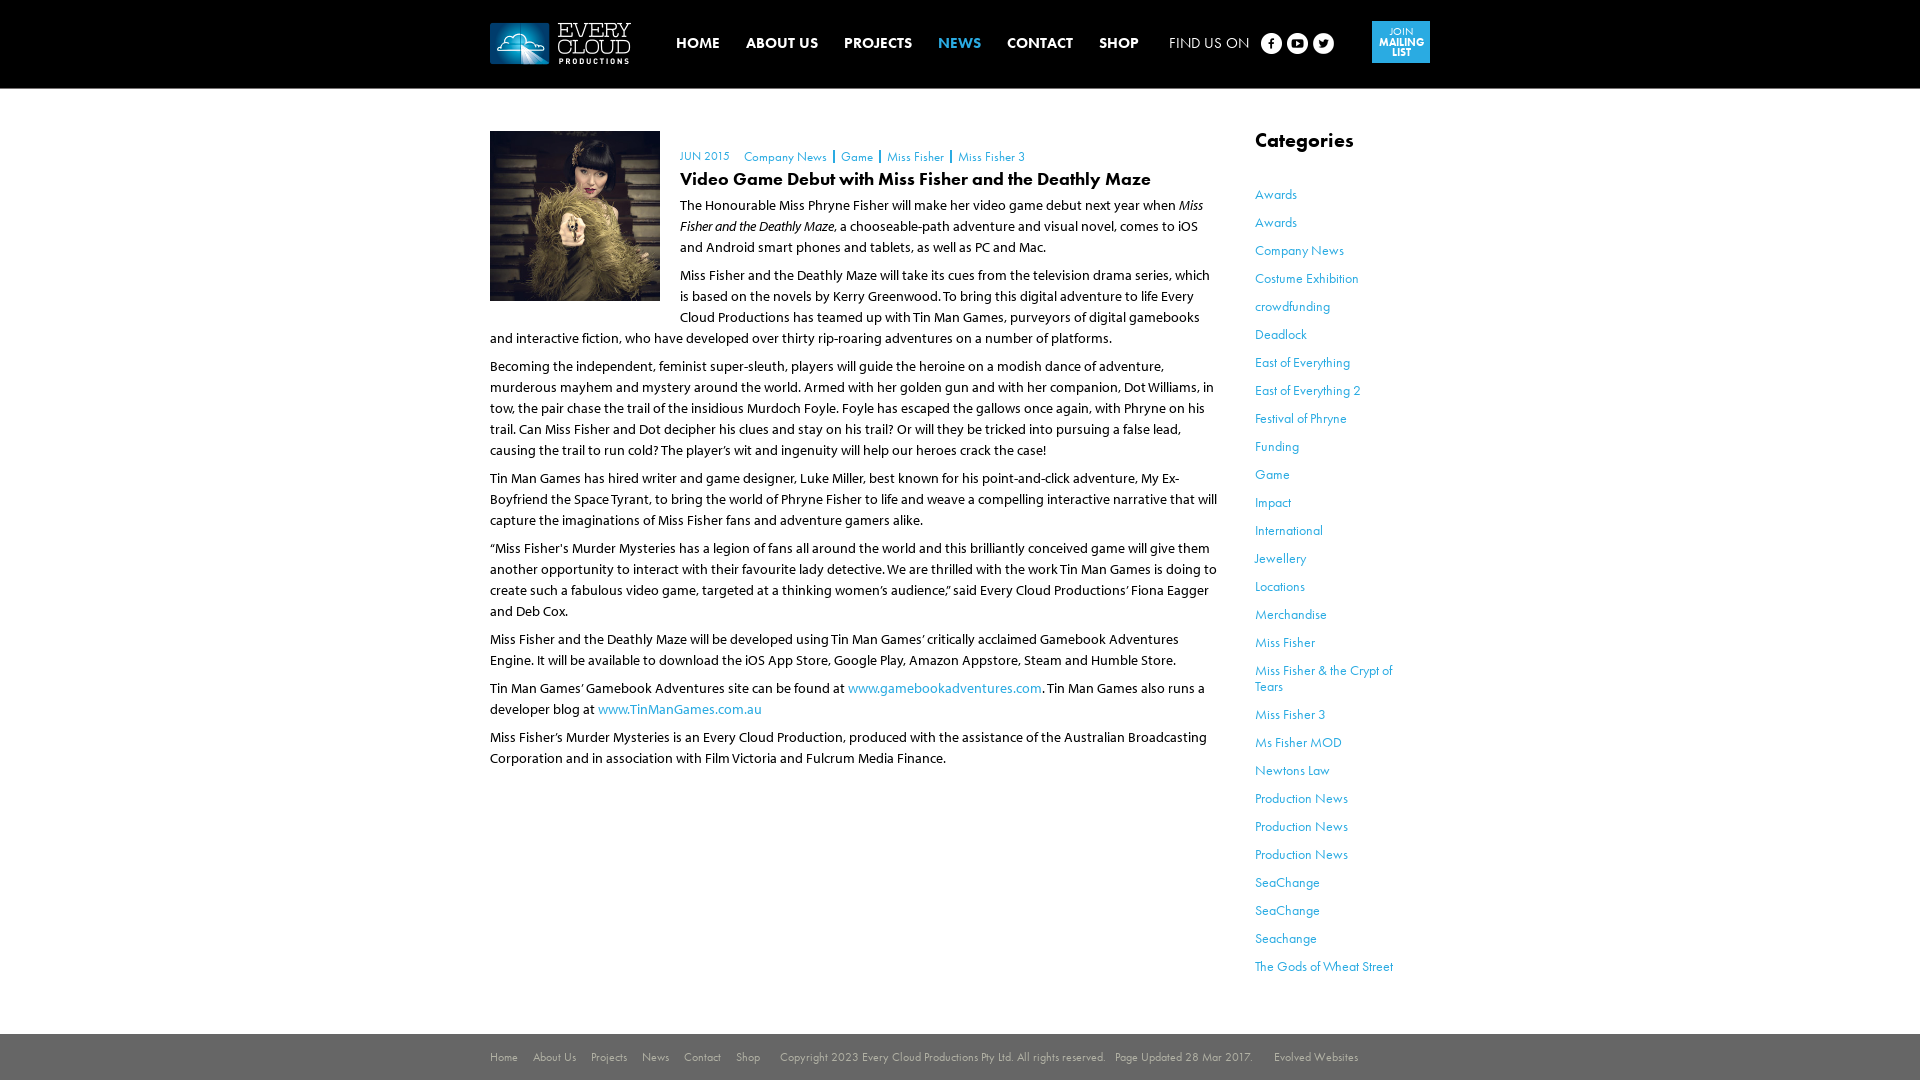 The width and height of the screenshot is (1920, 1080). Describe the element at coordinates (554, 1055) in the screenshot. I see `'About Us'` at that location.